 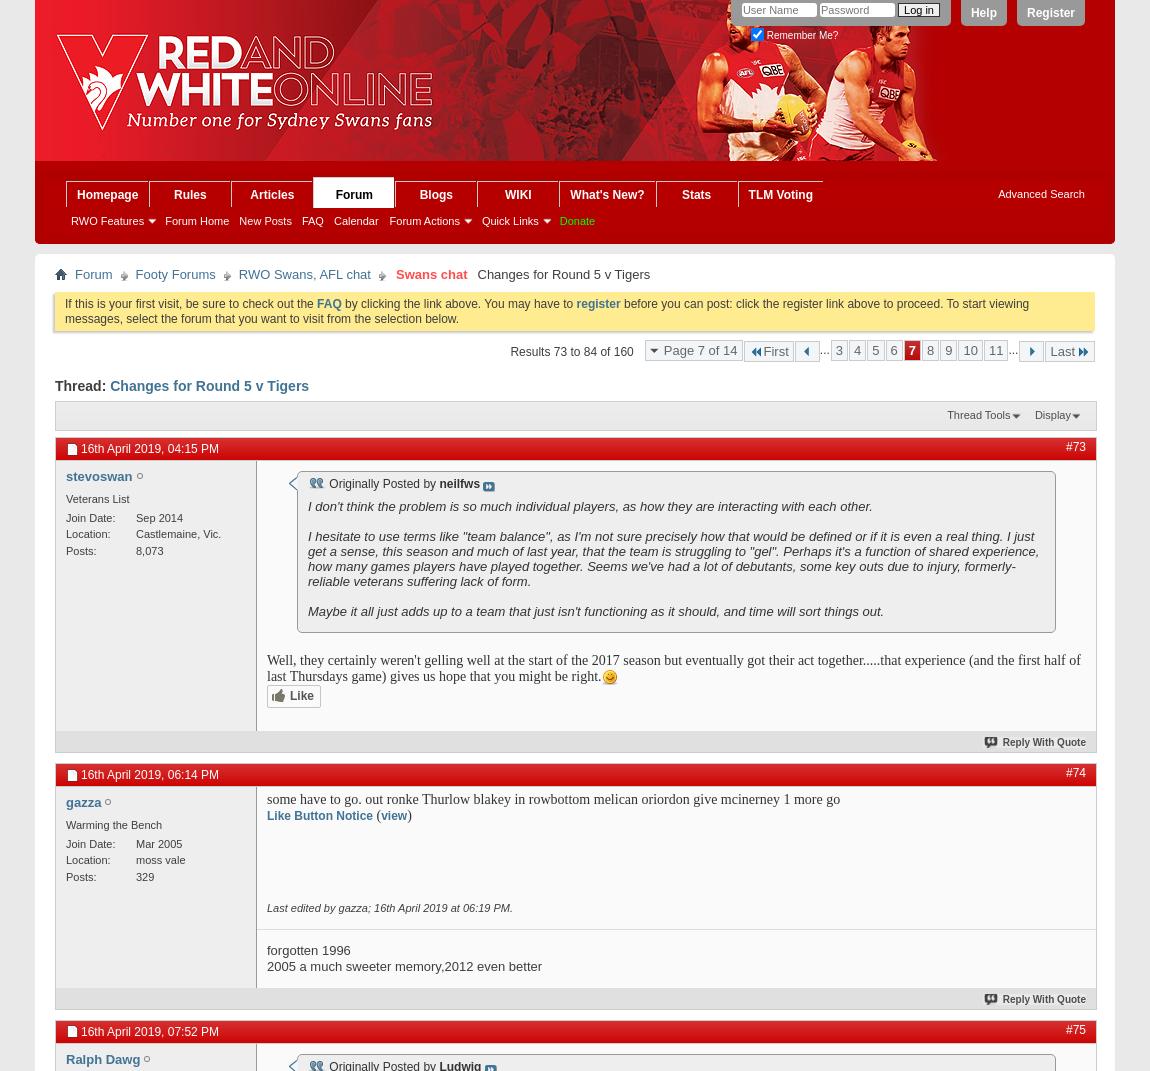 What do you see at coordinates (852, 349) in the screenshot?
I see `'4'` at bounding box center [852, 349].